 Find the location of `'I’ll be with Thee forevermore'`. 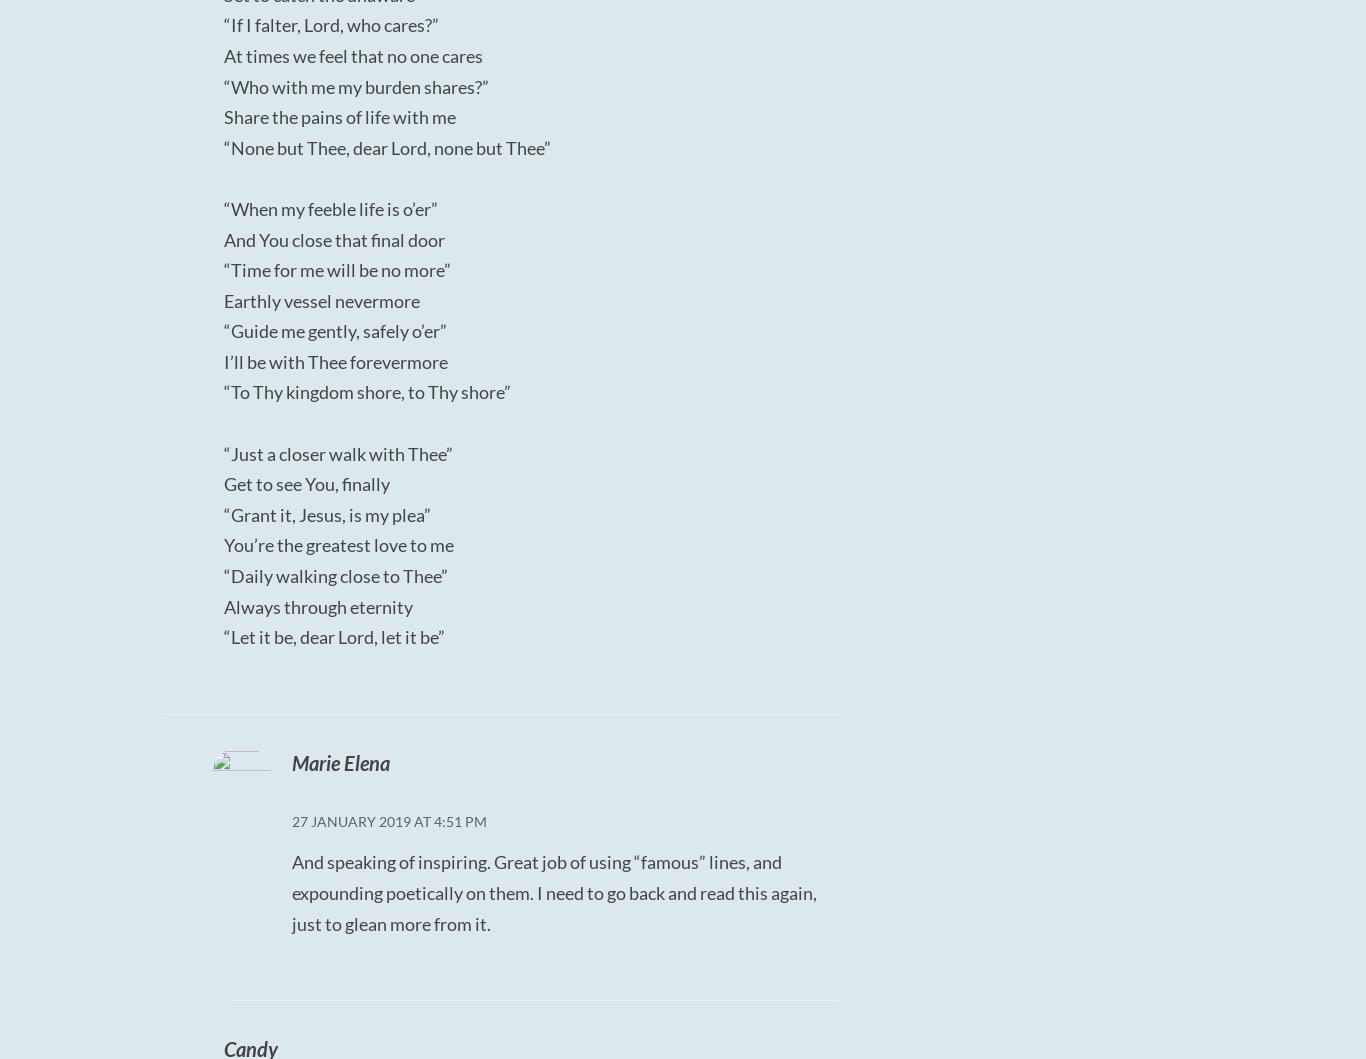

'I’ll be with Thee forevermore' is located at coordinates (336, 360).